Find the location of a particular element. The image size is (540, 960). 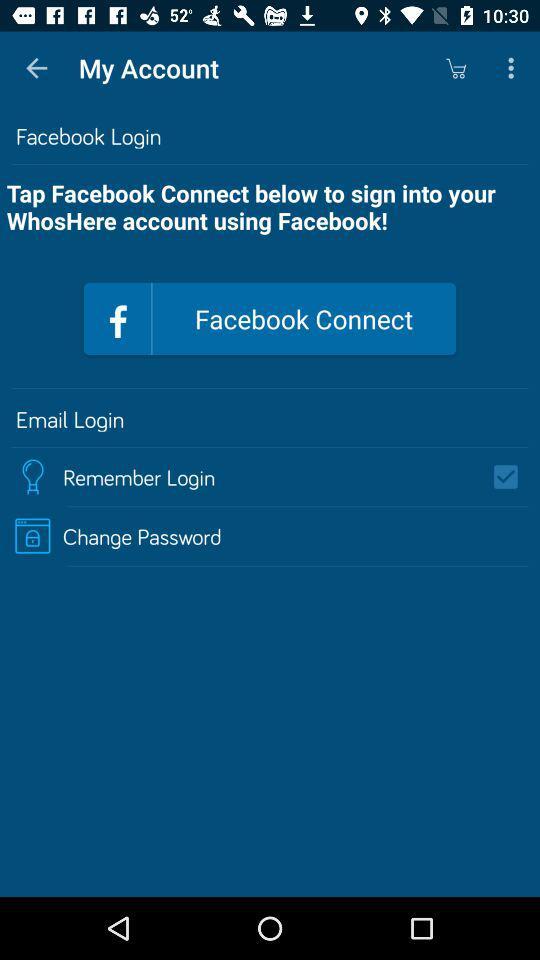

the app next to the my account icon is located at coordinates (36, 68).